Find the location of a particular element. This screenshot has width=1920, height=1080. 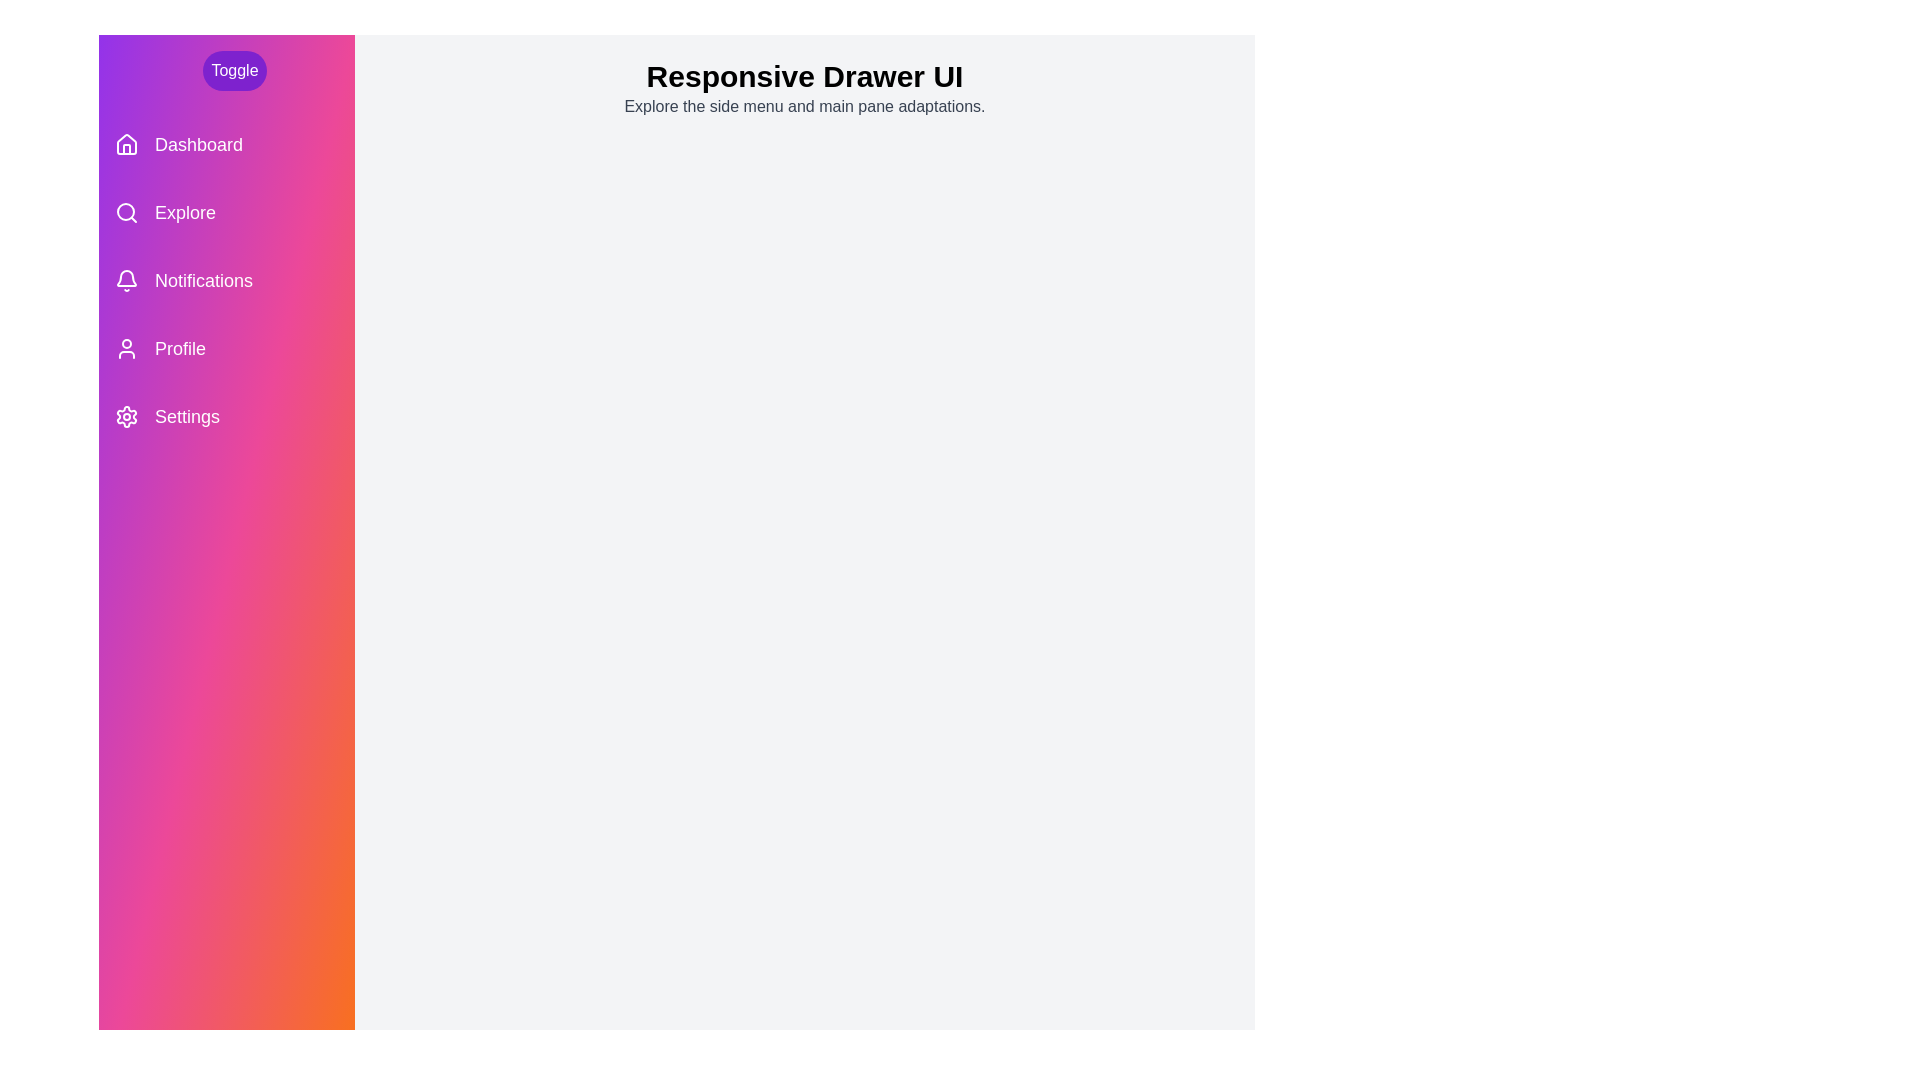

the menu item Dashboard to observe its visual feedback is located at coordinates (226, 144).